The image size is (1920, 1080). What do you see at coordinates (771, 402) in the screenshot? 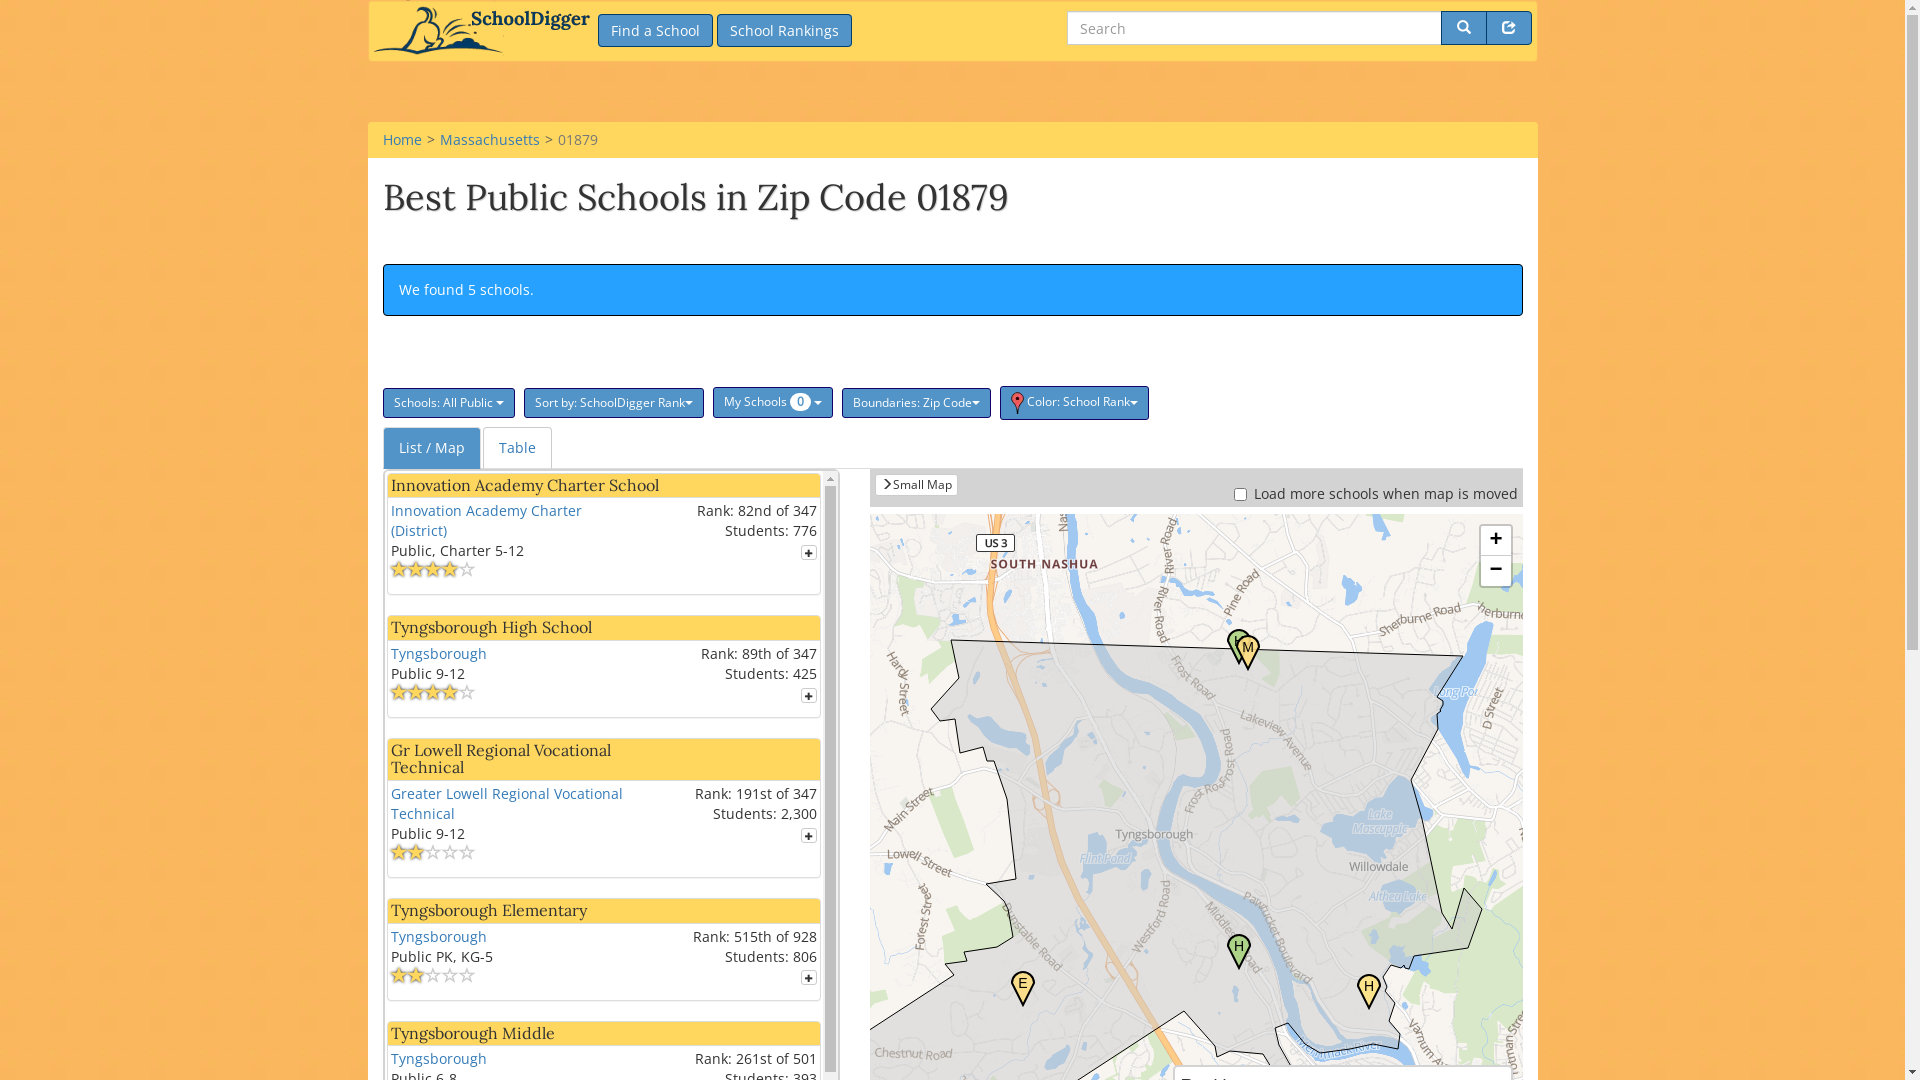
I see `'My Schools 0 '` at bounding box center [771, 402].